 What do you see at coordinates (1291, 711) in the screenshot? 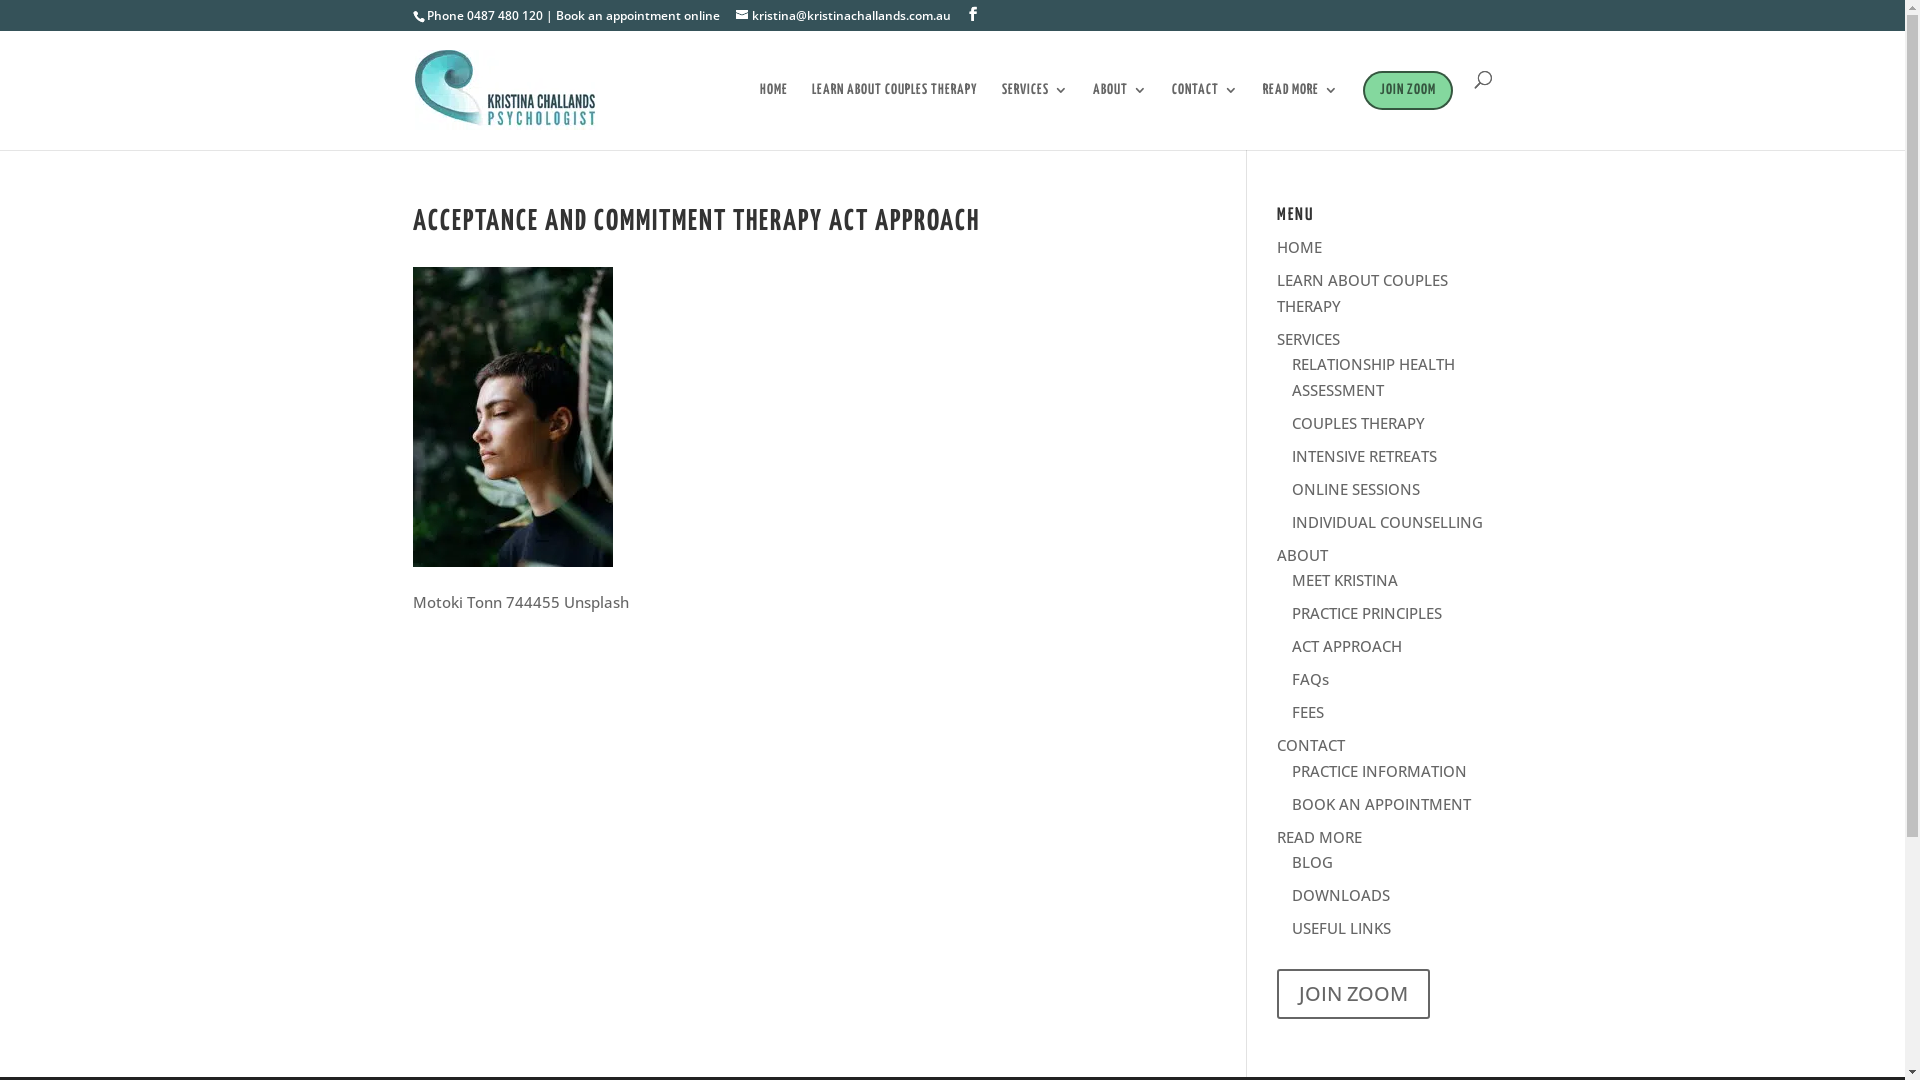
I see `'FEES'` at bounding box center [1291, 711].